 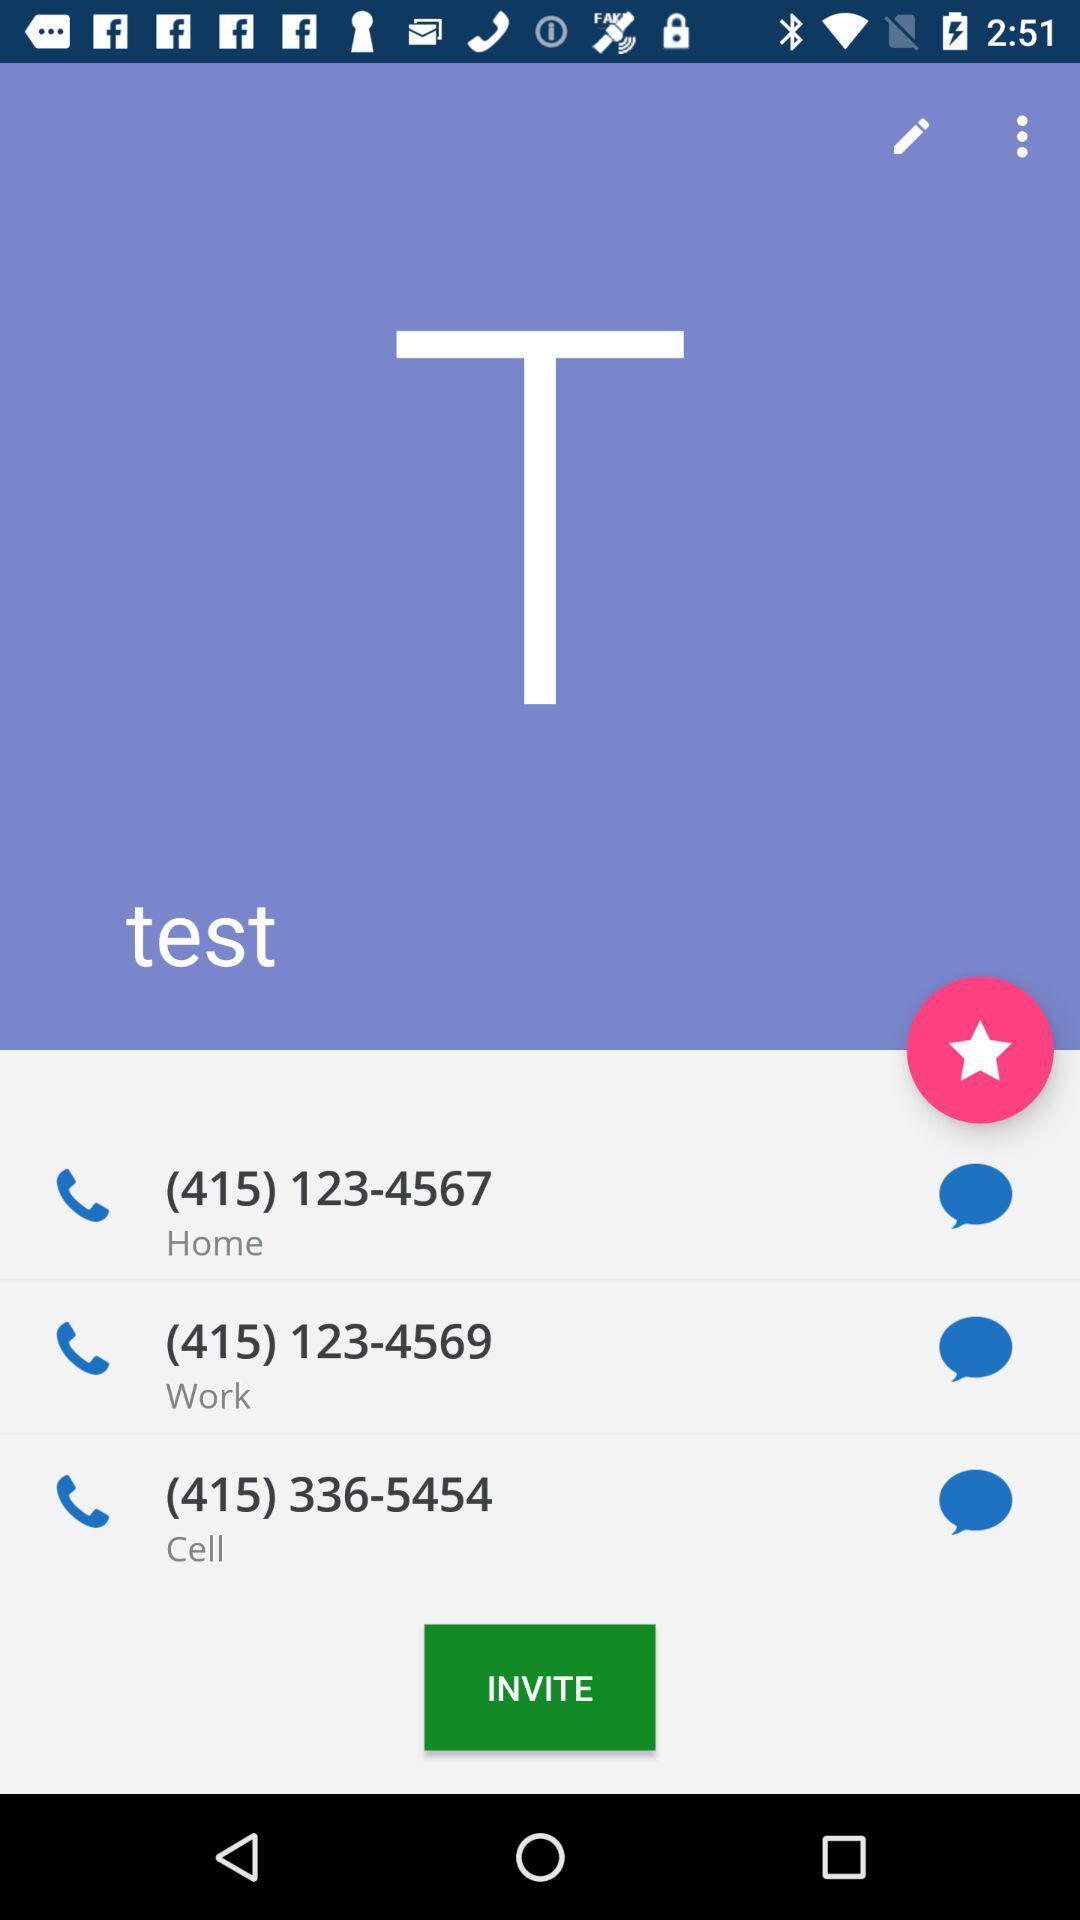 What do you see at coordinates (81, 1349) in the screenshot?
I see `call this number` at bounding box center [81, 1349].